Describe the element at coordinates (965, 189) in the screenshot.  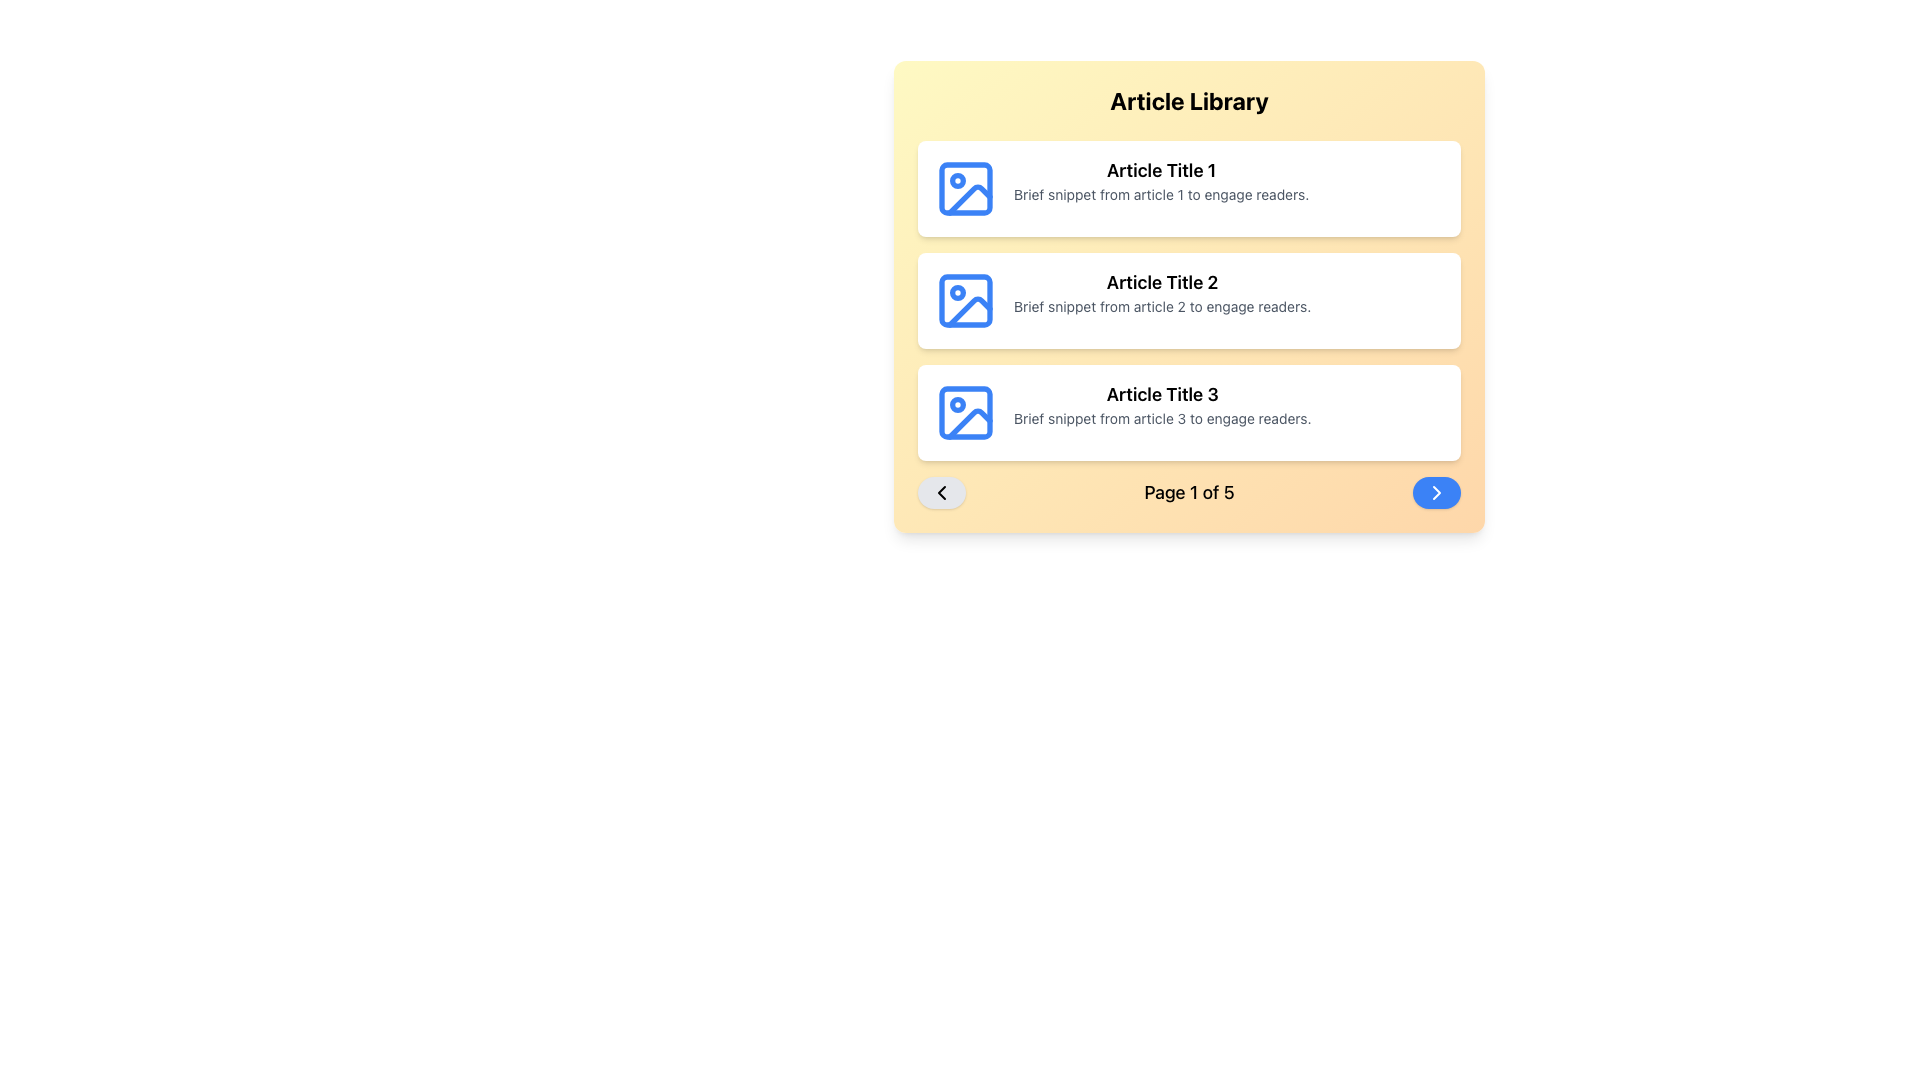
I see `the decorative SVG graphical element that represents the article entry icon on the left side of the first article card in the 'Article Library'` at that location.